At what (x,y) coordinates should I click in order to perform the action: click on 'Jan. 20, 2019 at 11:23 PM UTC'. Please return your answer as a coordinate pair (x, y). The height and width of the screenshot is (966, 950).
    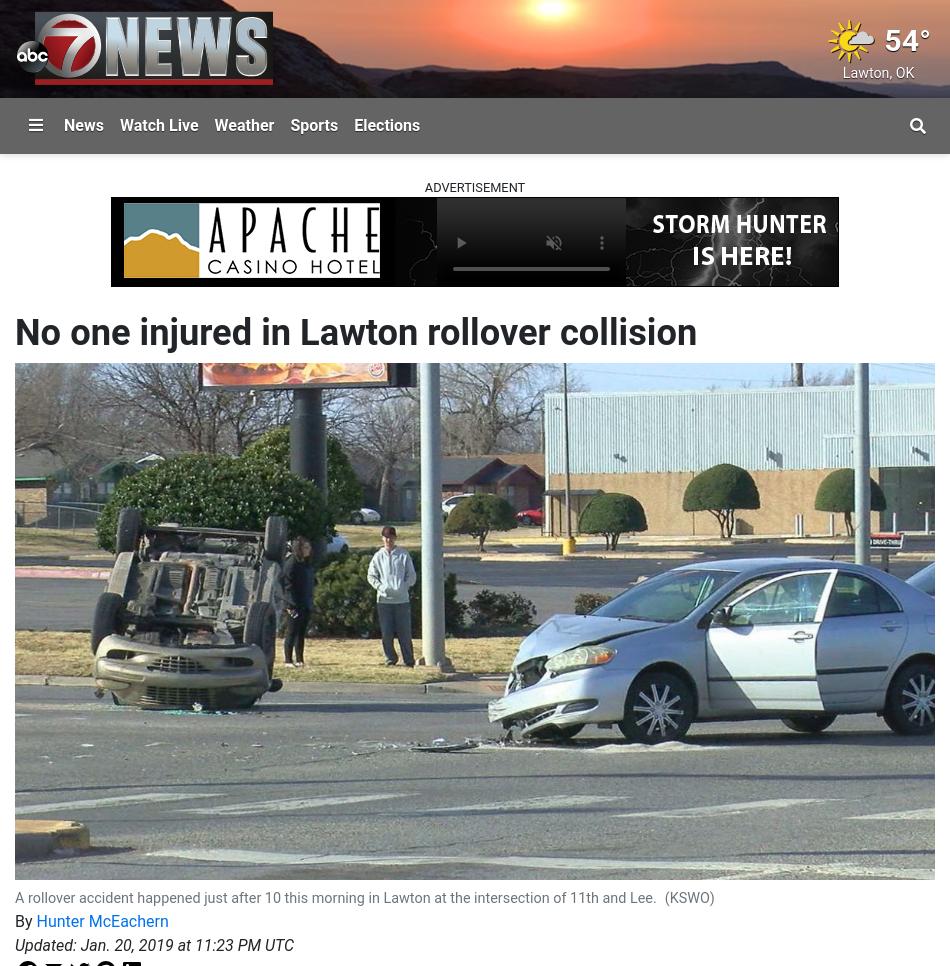
    Looking at the image, I should click on (79, 944).